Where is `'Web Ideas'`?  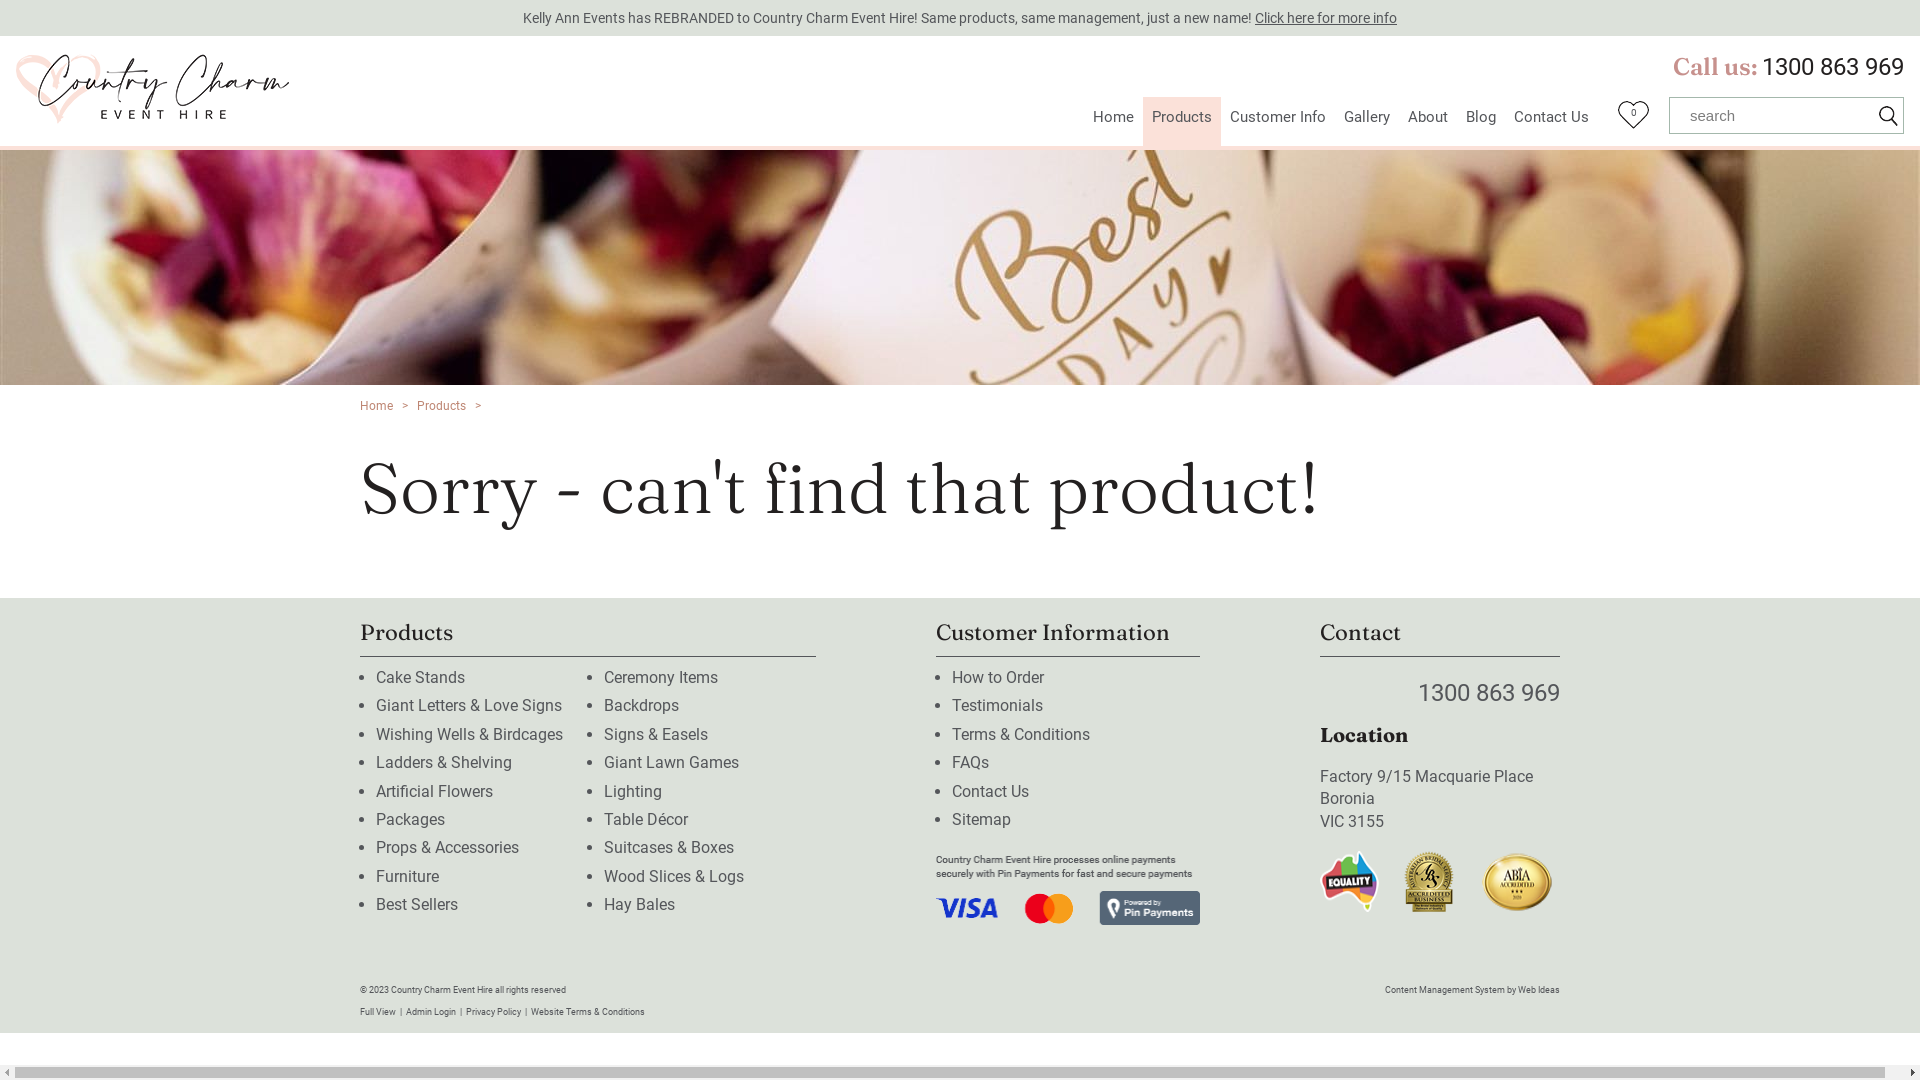 'Web Ideas' is located at coordinates (1538, 990).